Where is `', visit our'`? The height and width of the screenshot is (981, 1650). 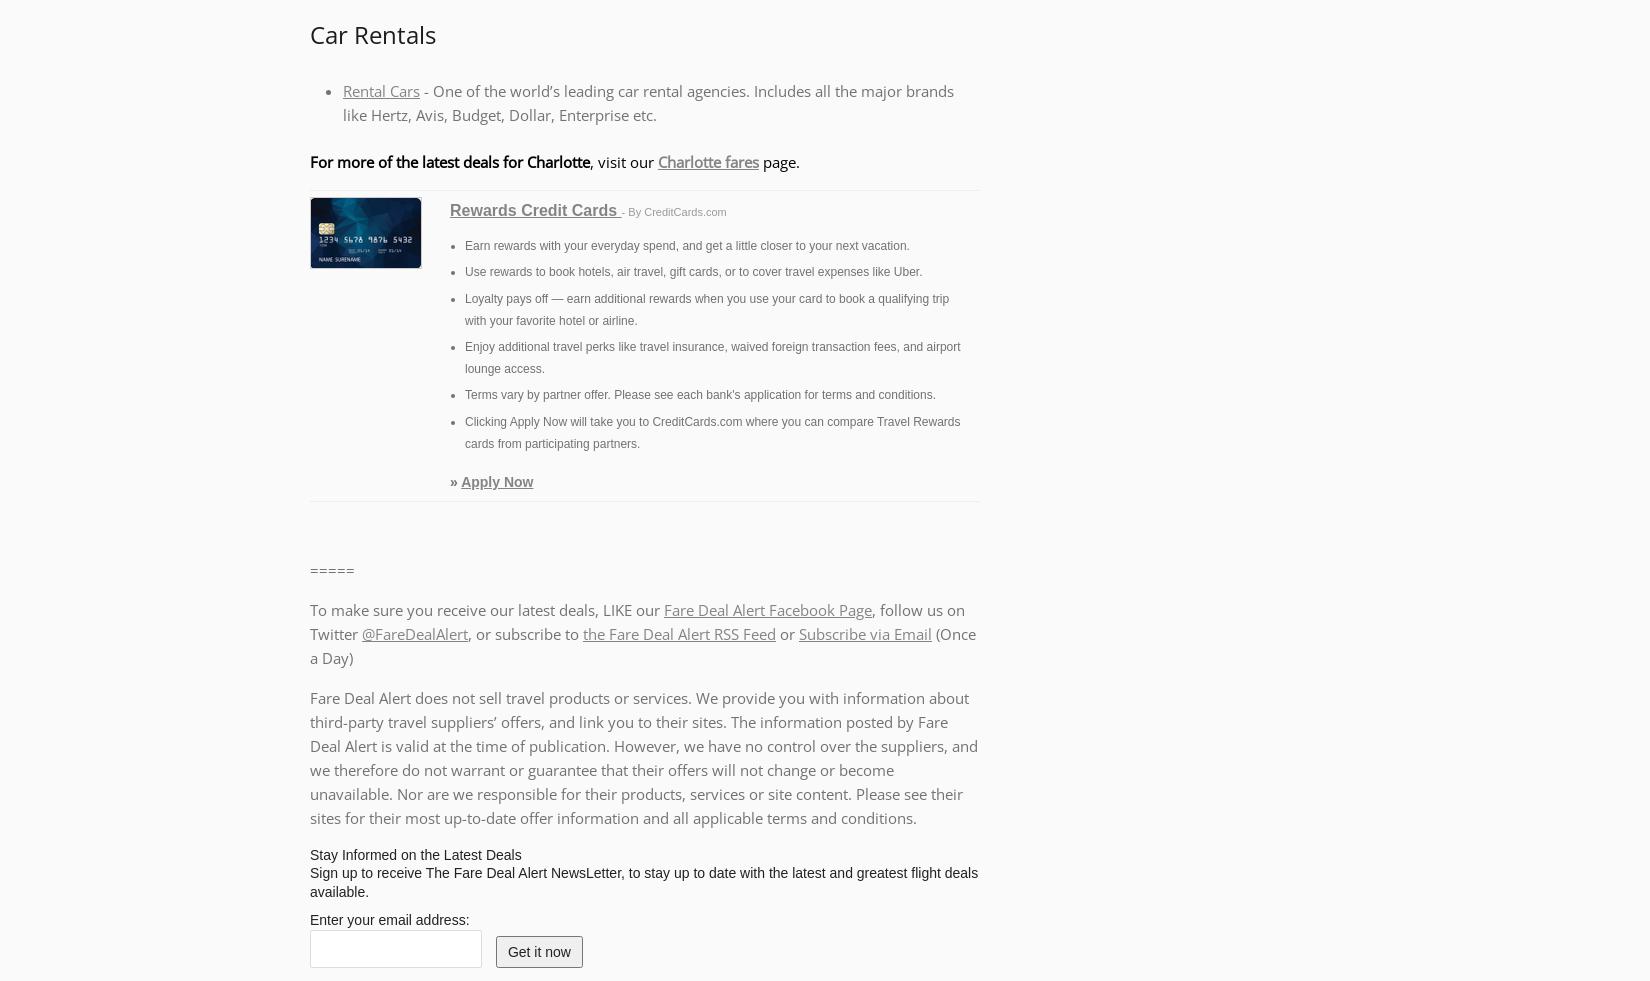 ', visit our' is located at coordinates (623, 159).